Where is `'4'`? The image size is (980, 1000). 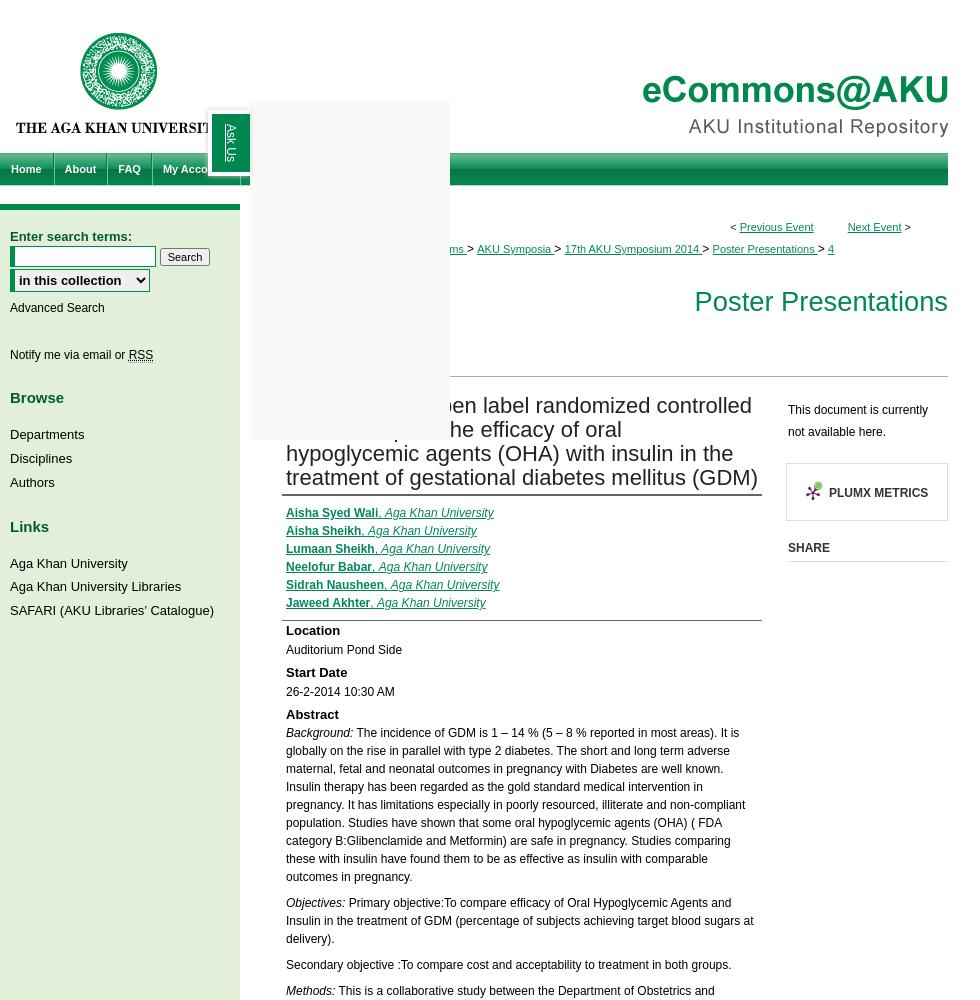
'4' is located at coordinates (831, 248).